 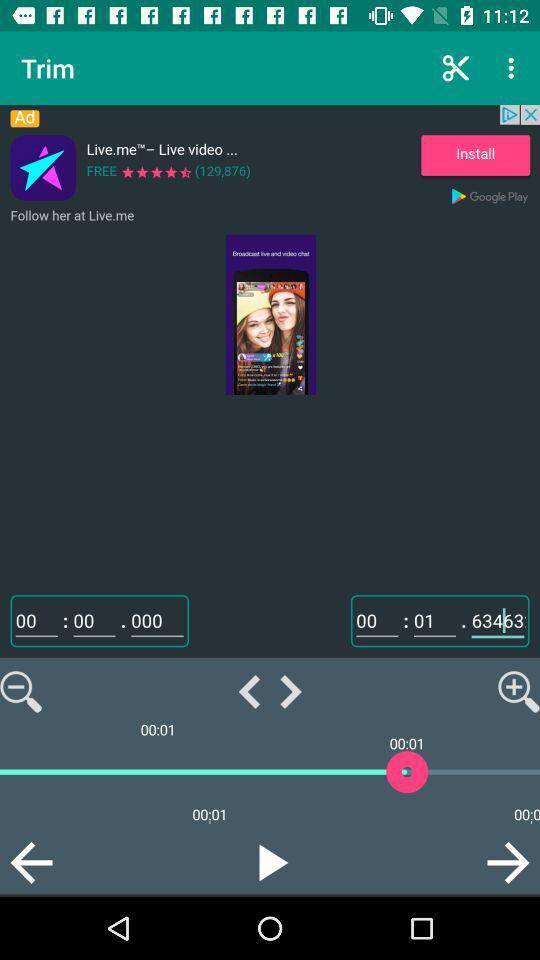 What do you see at coordinates (270, 691) in the screenshot?
I see `the arrows which is in between zoom in and zoom out icons` at bounding box center [270, 691].